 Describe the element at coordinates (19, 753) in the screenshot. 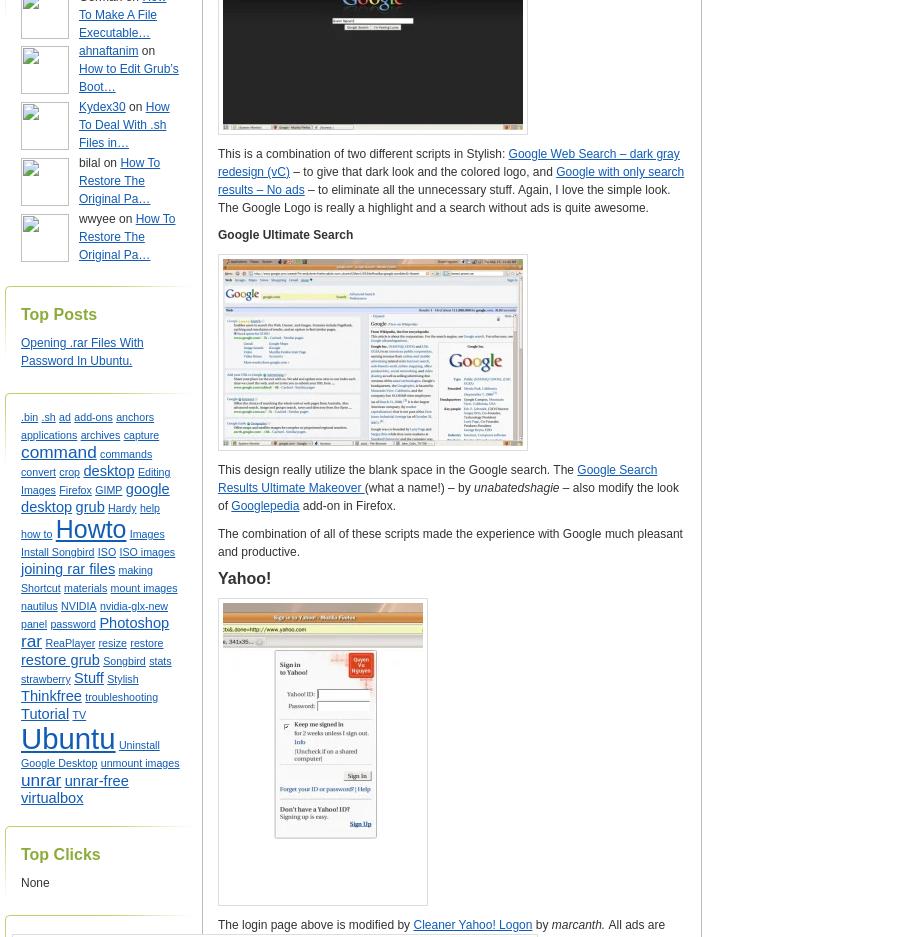

I see `'Uninstall Google Desktop'` at that location.